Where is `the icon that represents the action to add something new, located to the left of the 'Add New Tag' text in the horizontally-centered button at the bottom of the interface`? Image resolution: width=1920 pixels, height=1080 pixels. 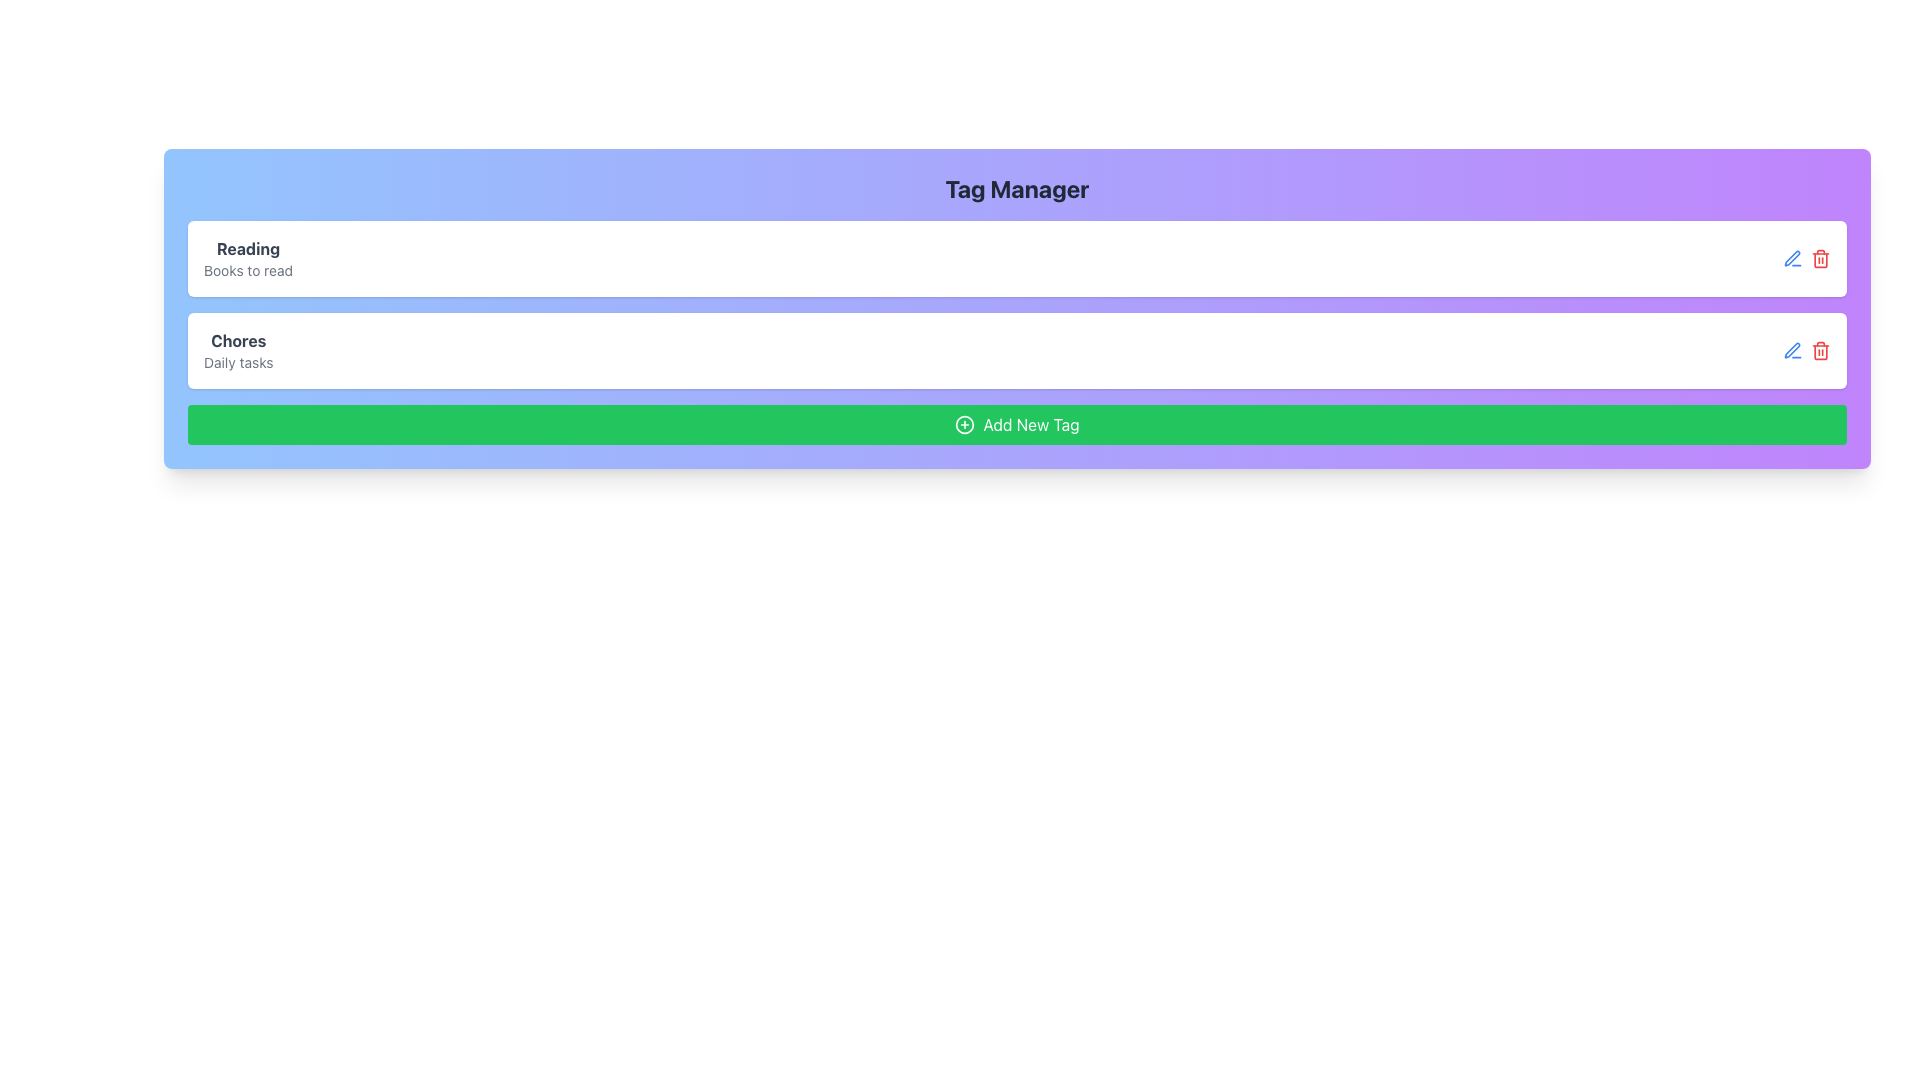
the icon that represents the action to add something new, located to the left of the 'Add New Tag' text in the horizontally-centered button at the bottom of the interface is located at coordinates (965, 423).